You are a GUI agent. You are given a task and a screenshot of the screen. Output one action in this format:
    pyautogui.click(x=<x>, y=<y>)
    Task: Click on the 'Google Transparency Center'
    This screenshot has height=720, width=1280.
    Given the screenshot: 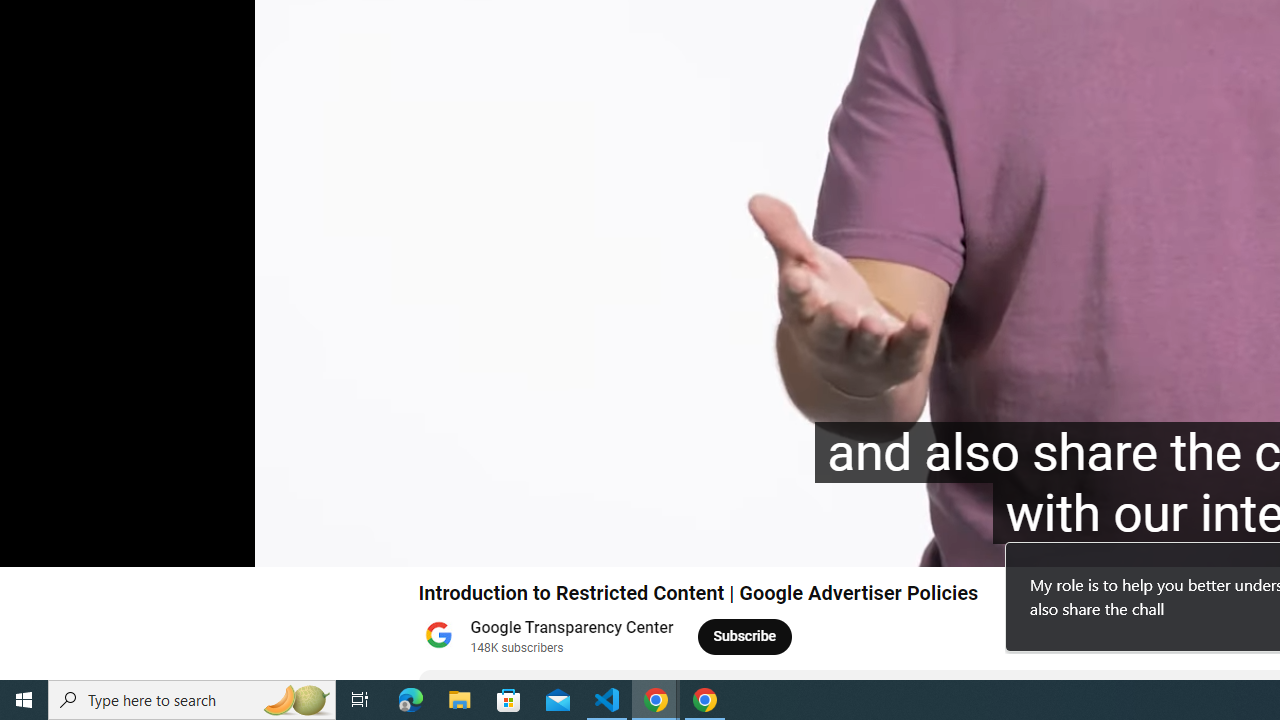 What is the action you would take?
    pyautogui.click(x=571, y=626)
    